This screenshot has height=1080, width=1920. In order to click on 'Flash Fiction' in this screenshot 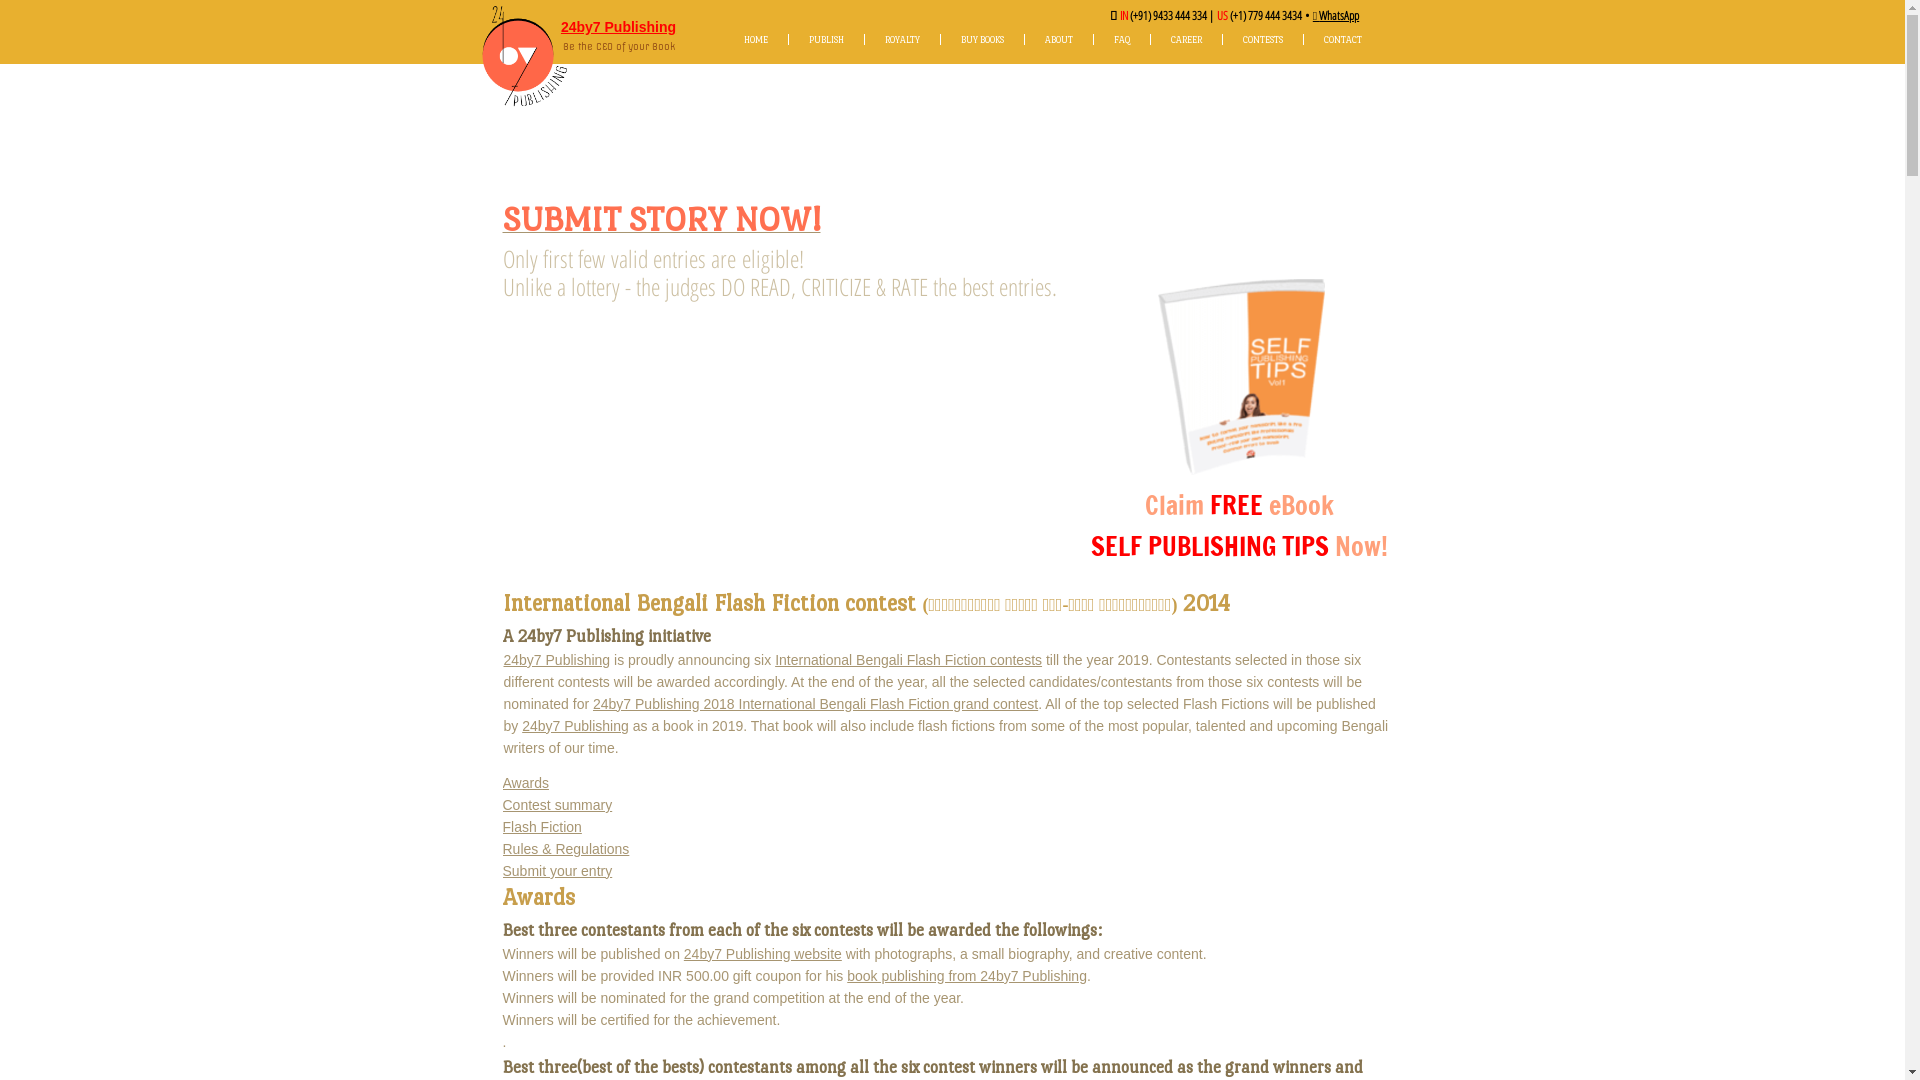, I will do `click(541, 826)`.